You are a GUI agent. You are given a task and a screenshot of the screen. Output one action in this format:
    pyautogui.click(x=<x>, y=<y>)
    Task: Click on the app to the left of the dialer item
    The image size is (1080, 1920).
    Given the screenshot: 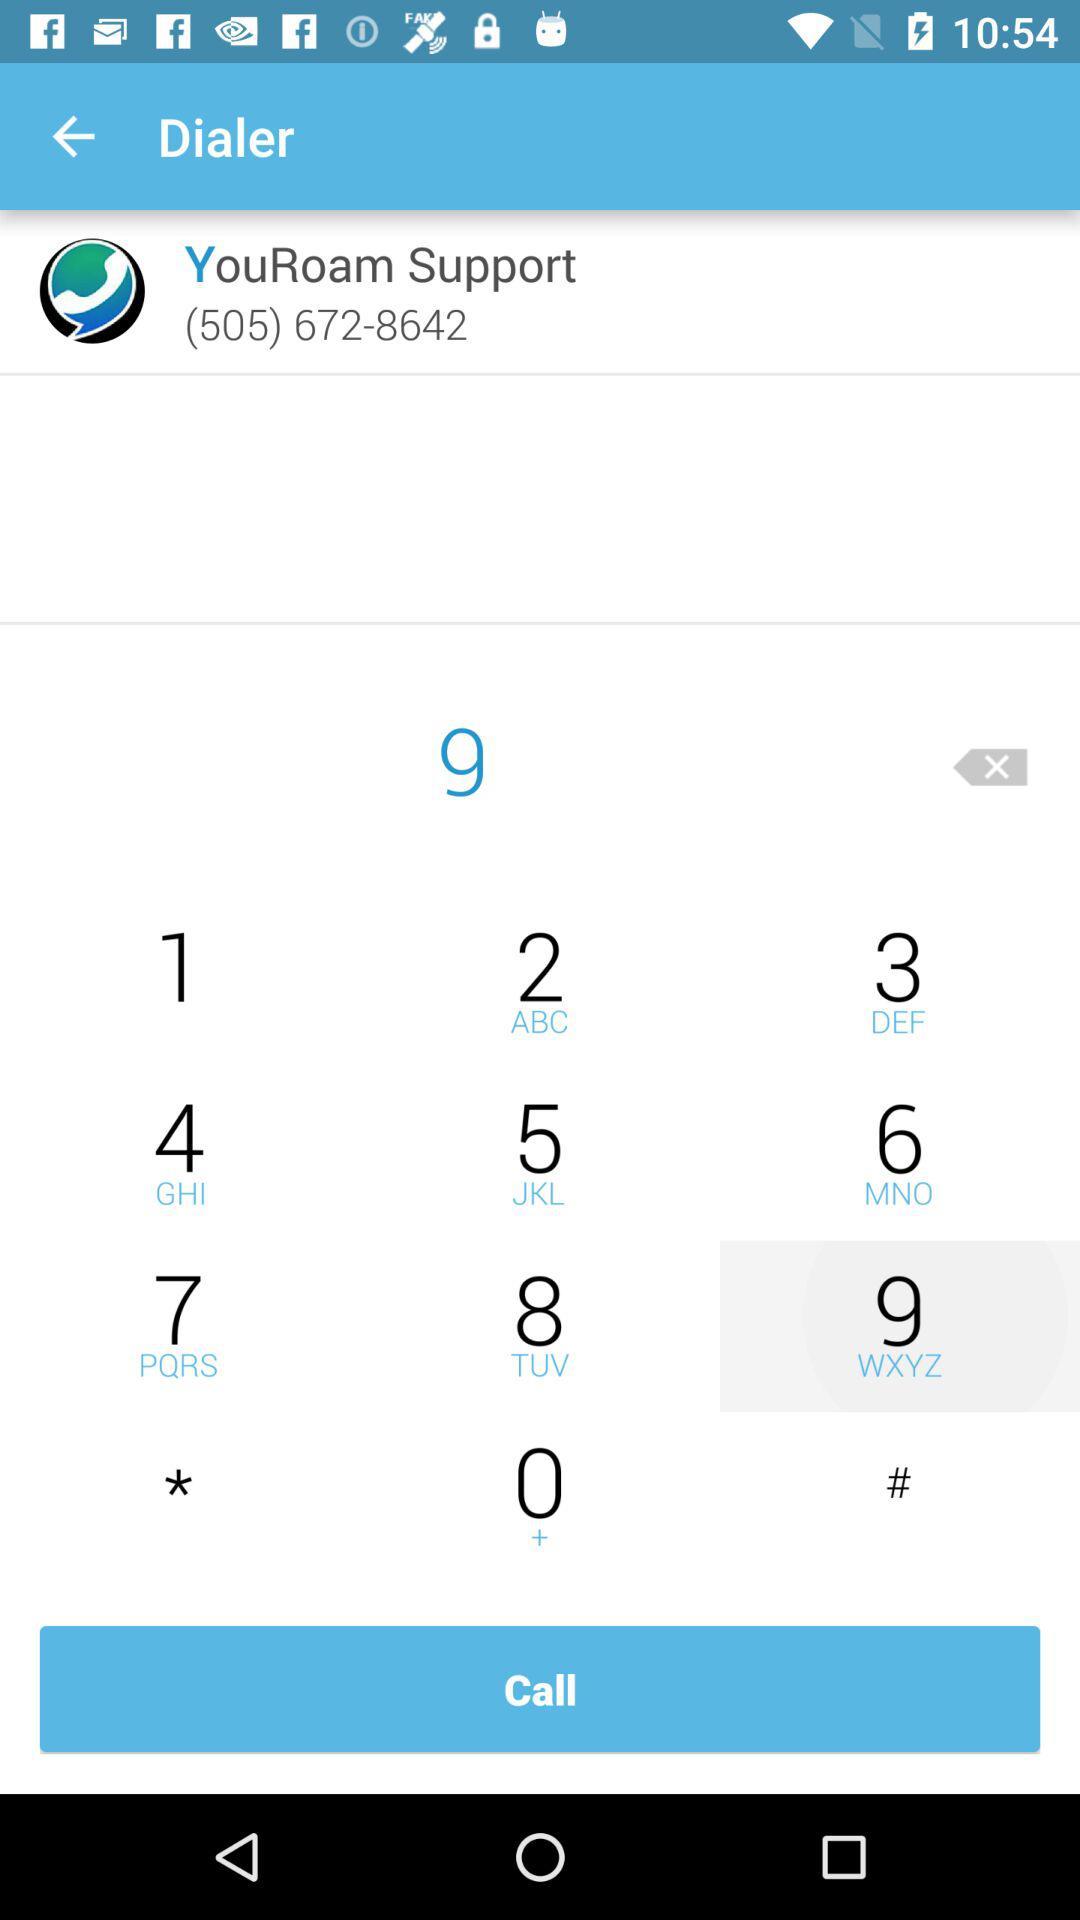 What is the action you would take?
    pyautogui.click(x=72, y=135)
    